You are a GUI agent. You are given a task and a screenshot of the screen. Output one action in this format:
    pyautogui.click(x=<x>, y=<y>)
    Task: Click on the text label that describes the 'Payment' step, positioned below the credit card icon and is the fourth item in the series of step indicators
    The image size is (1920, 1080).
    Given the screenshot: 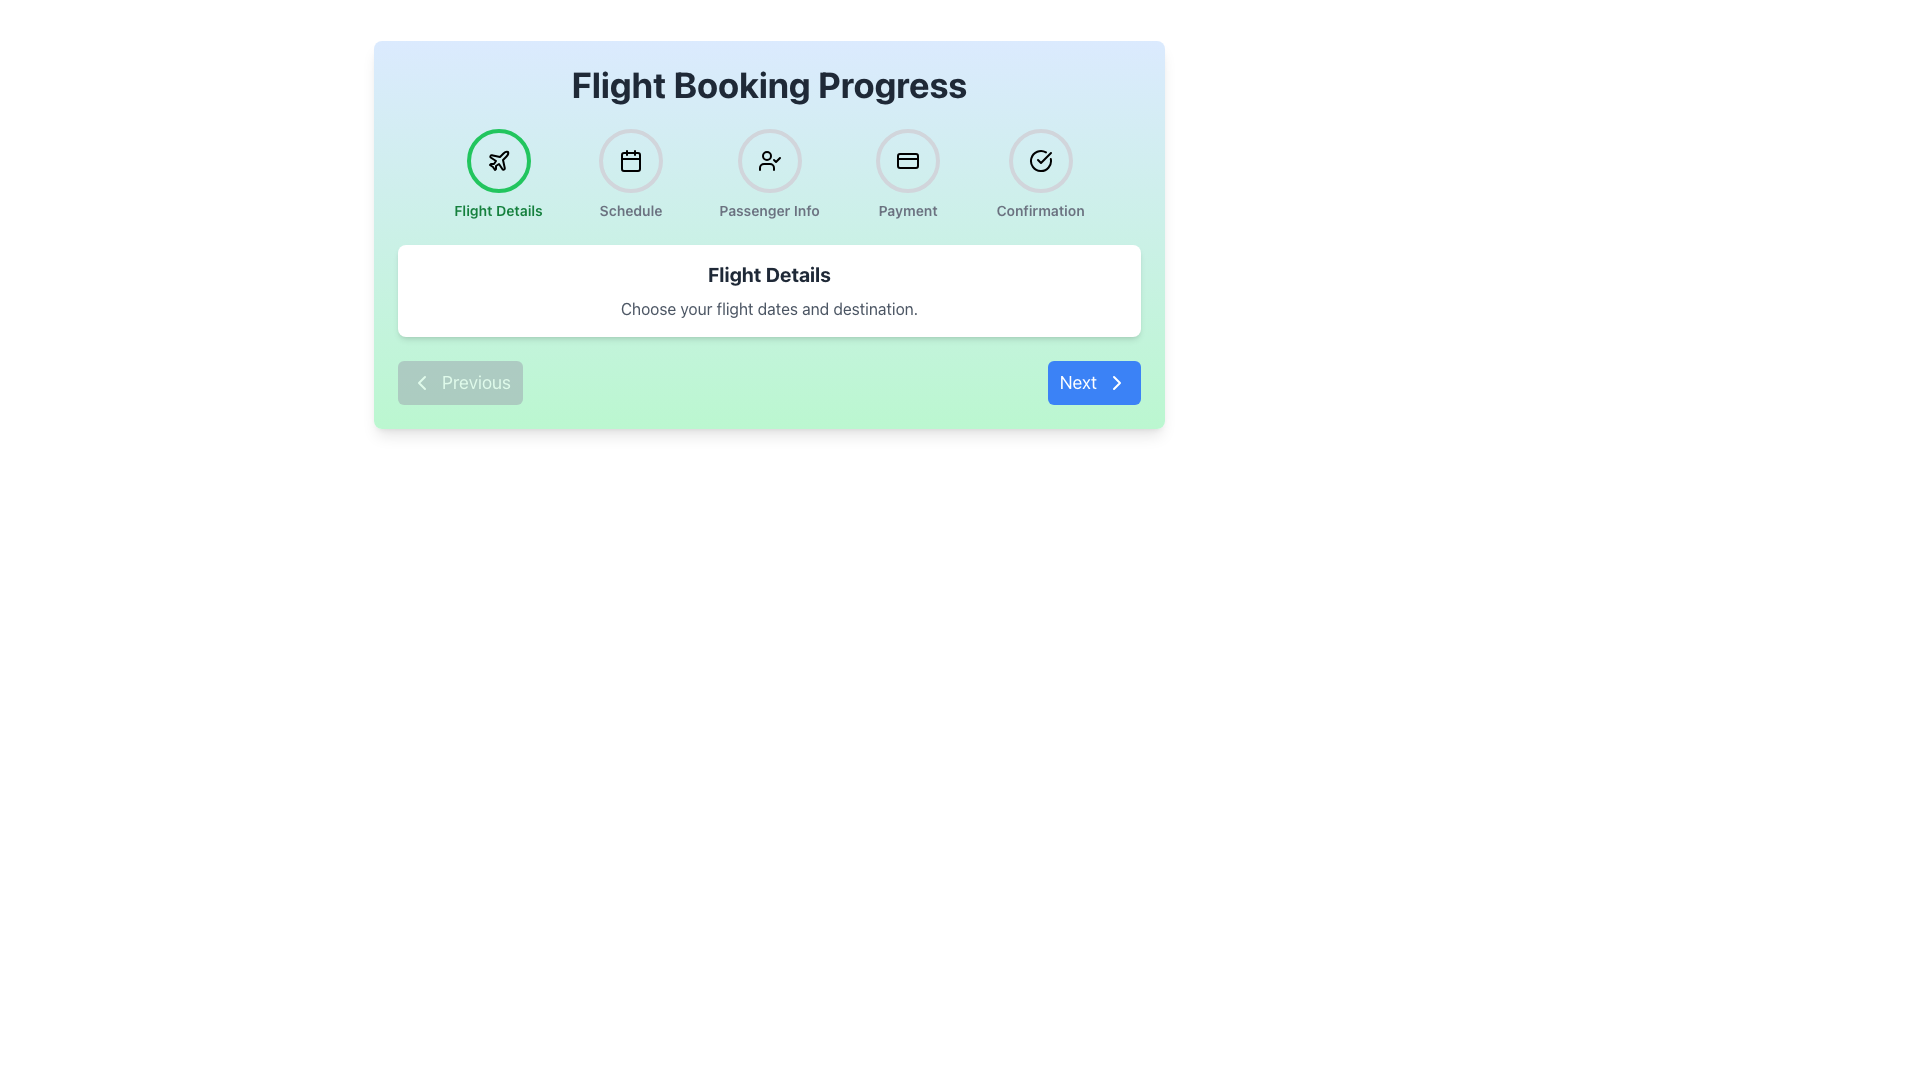 What is the action you would take?
    pyautogui.click(x=907, y=211)
    